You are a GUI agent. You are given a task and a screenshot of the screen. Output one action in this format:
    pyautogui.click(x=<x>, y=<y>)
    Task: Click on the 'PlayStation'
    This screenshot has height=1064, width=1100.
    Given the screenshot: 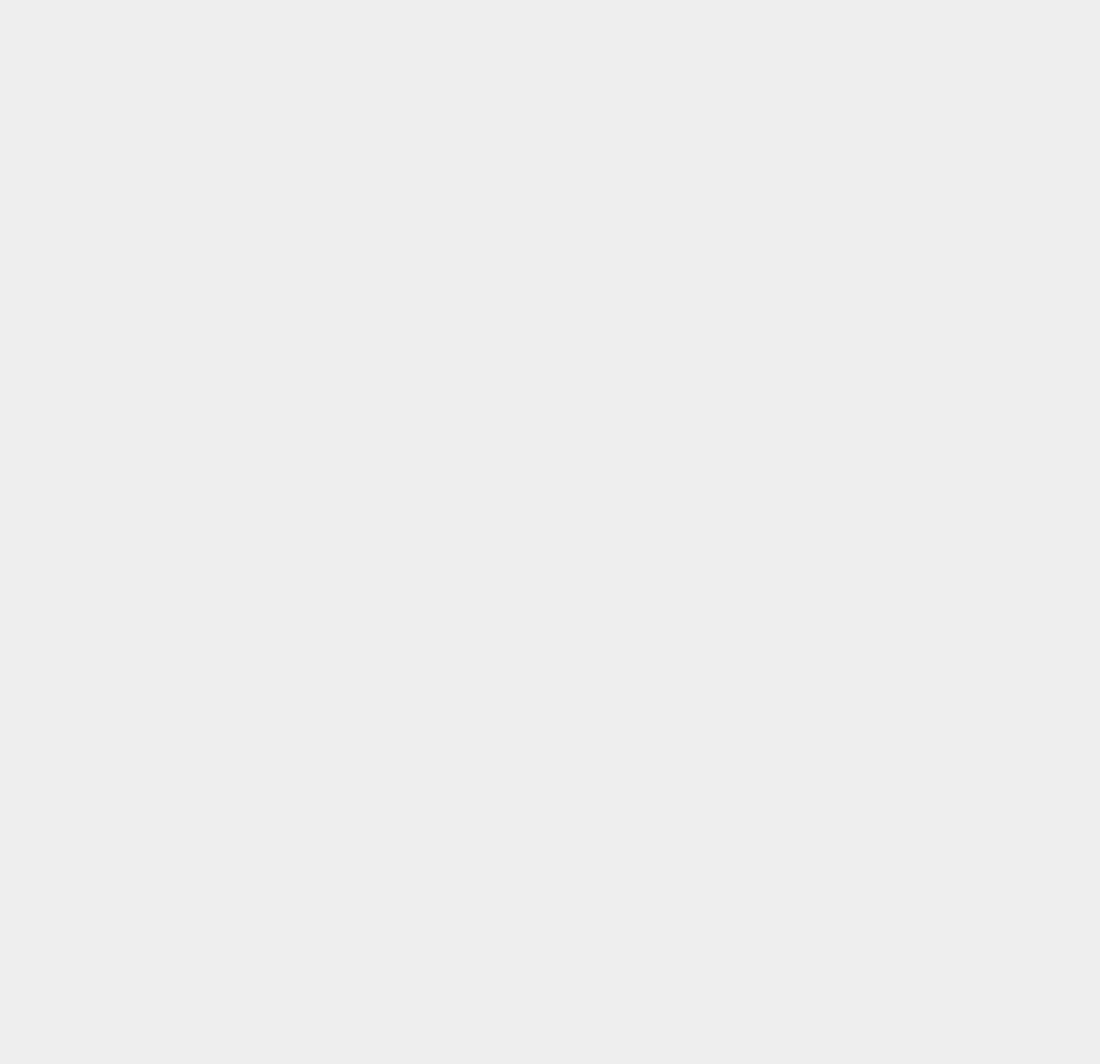 What is the action you would take?
    pyautogui.click(x=814, y=950)
    